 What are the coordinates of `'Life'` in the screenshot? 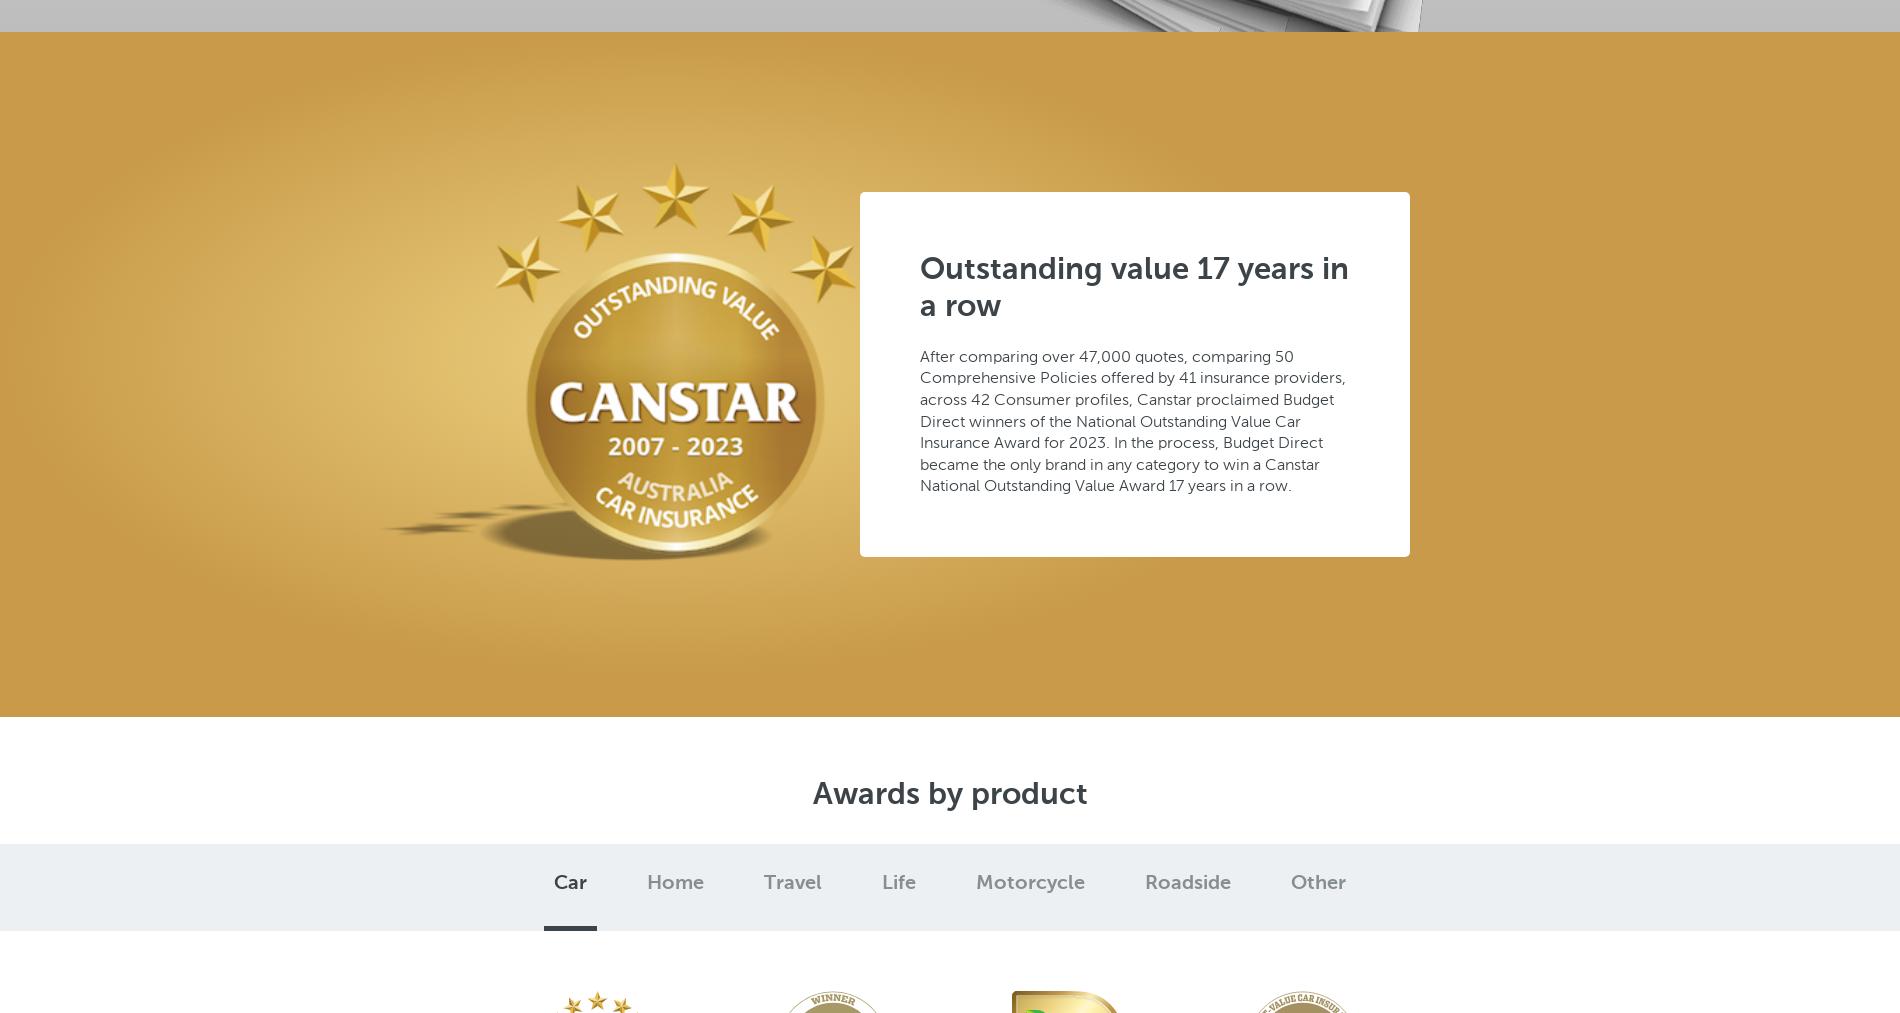 It's located at (898, 882).